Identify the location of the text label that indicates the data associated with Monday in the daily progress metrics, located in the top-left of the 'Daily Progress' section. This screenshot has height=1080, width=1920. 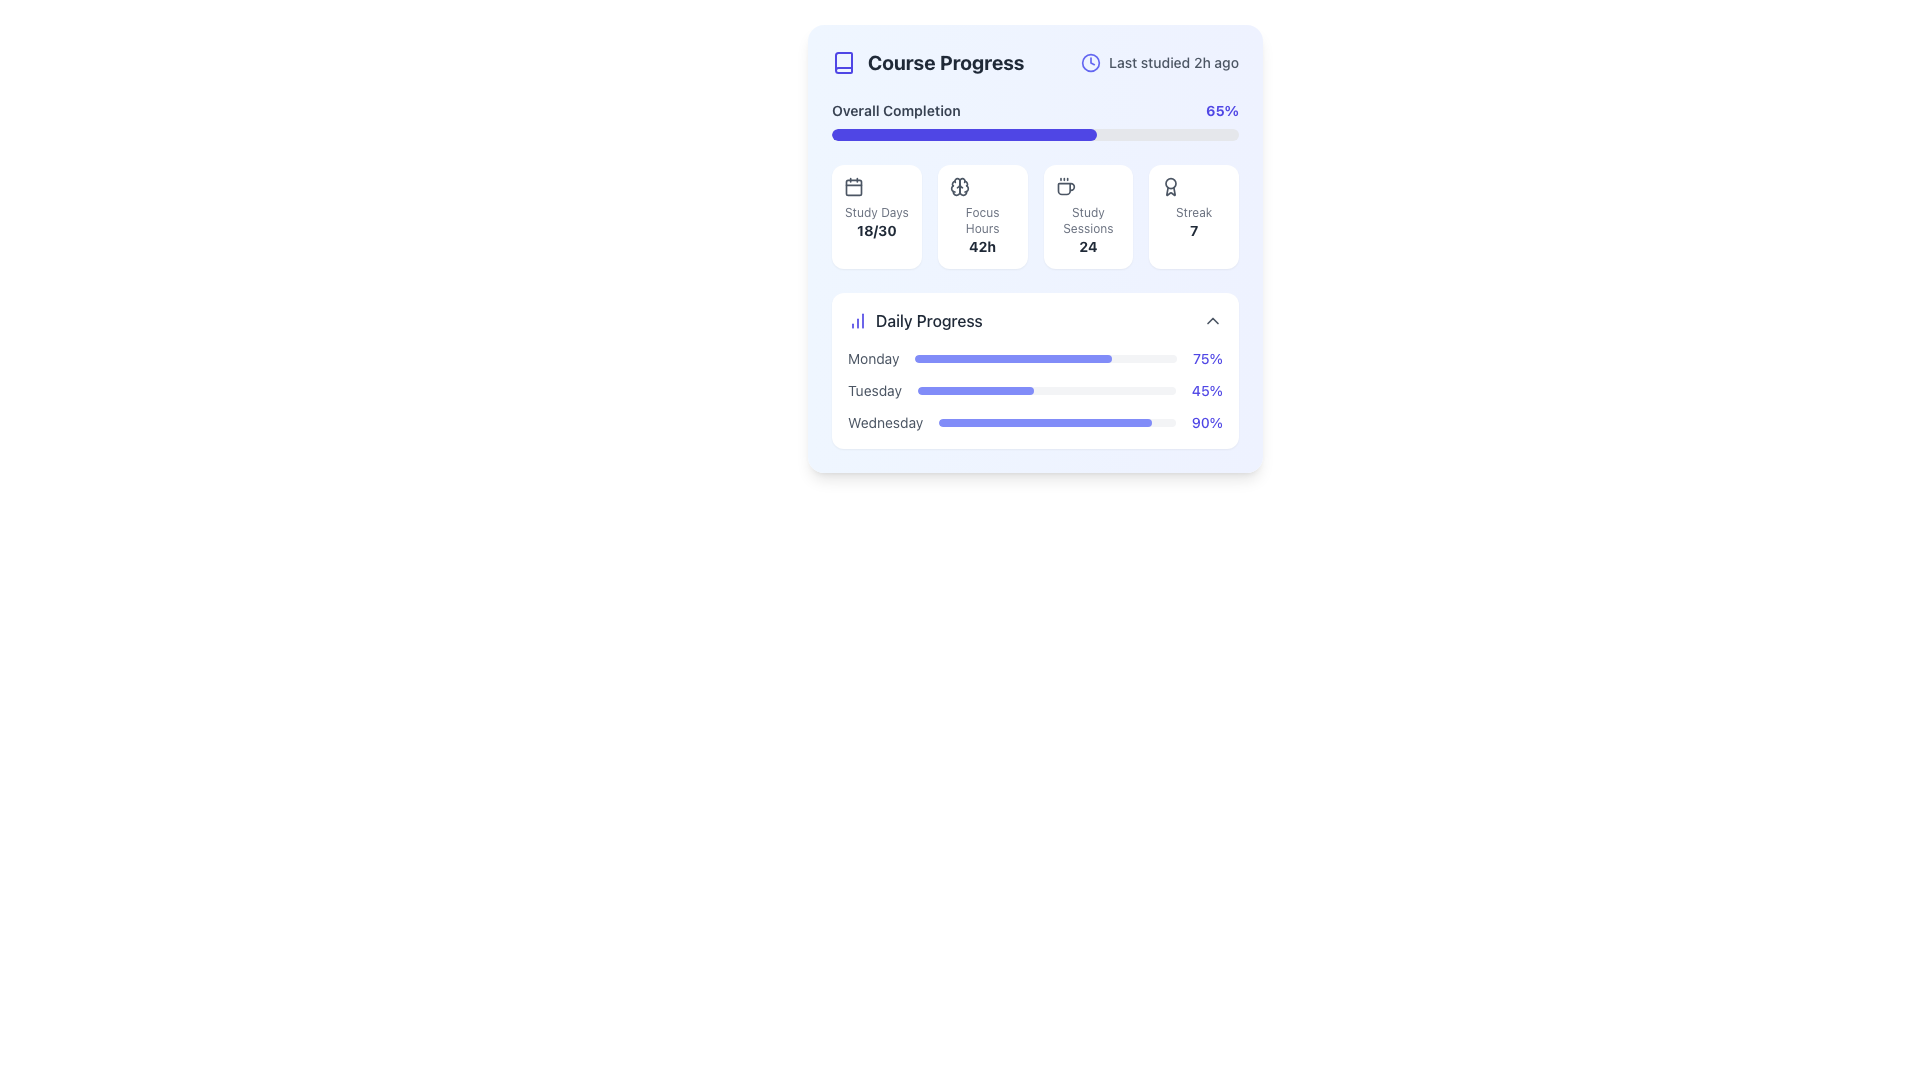
(873, 357).